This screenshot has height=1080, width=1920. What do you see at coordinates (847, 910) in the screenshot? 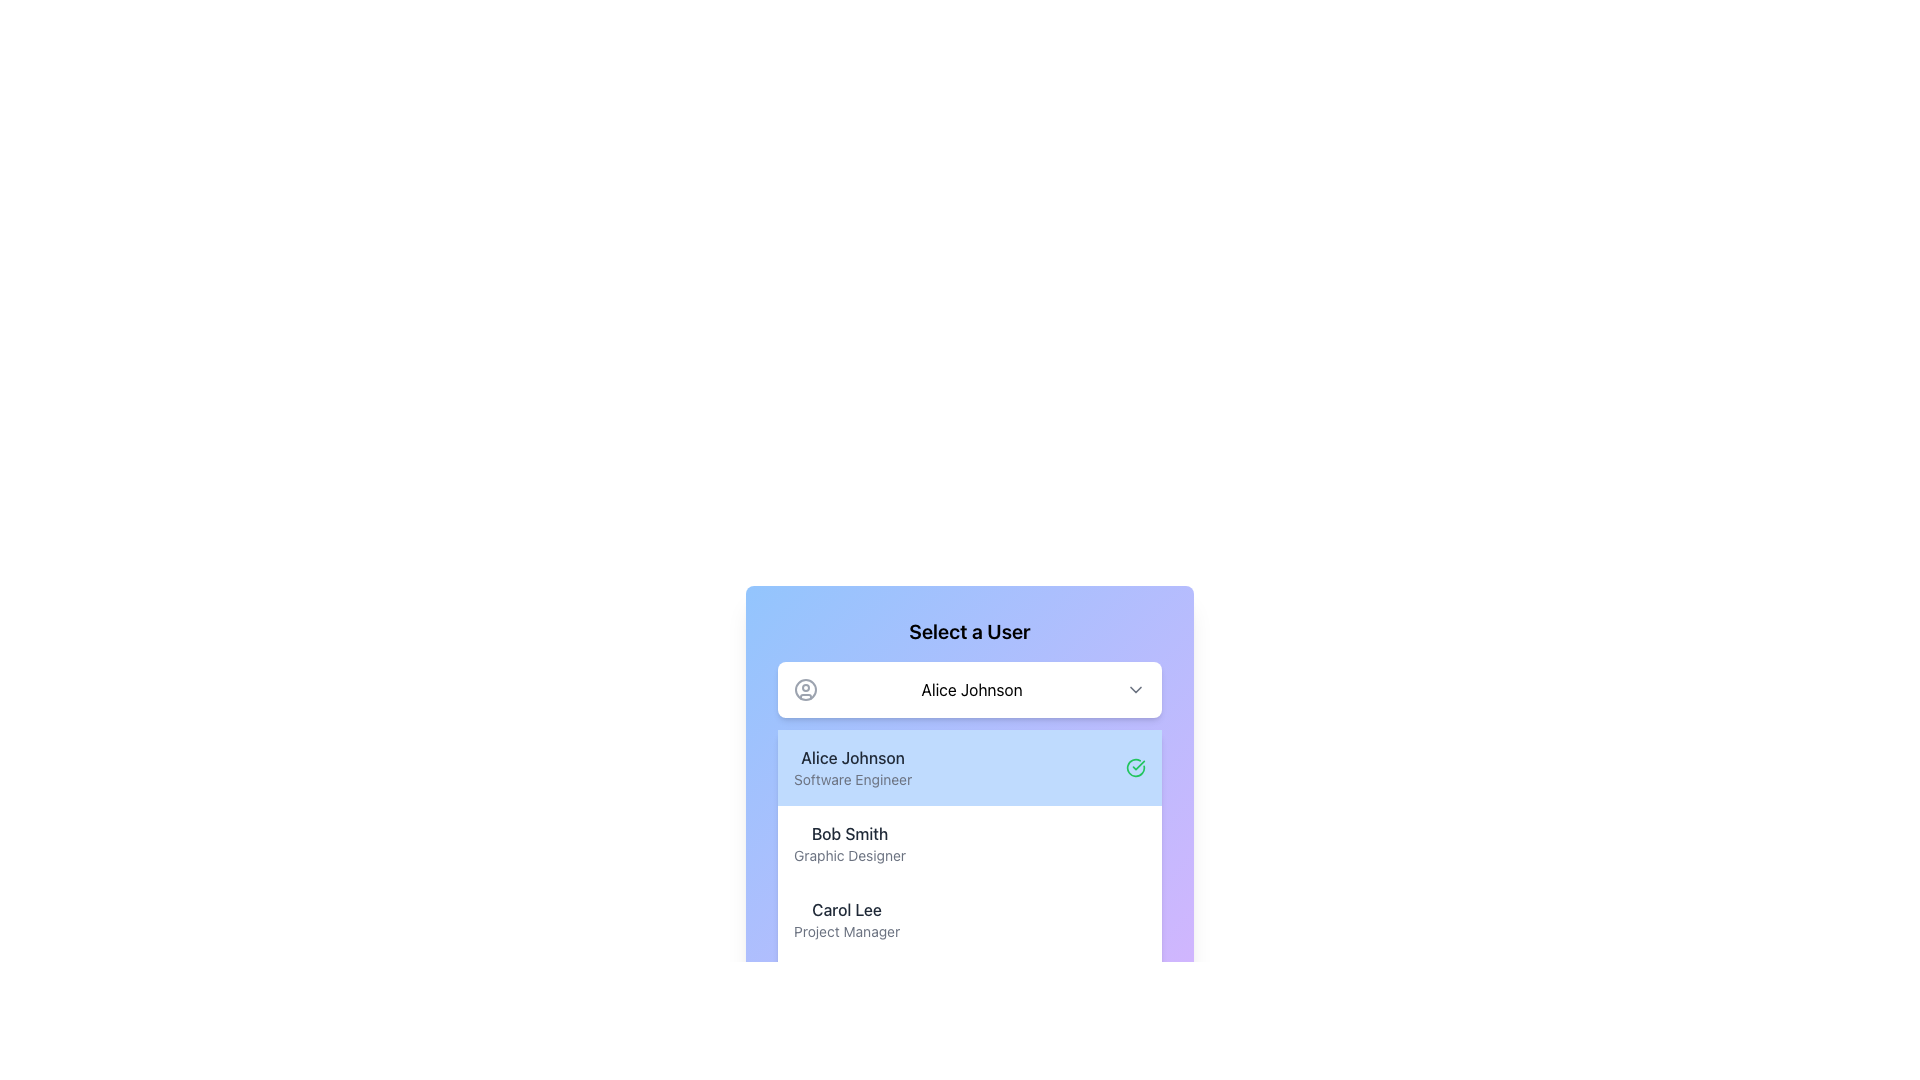
I see `the header text element displaying 'Carol Lee', which is located at the bottom of the user list in the interface, just above the designation text 'Project Manager'` at bounding box center [847, 910].